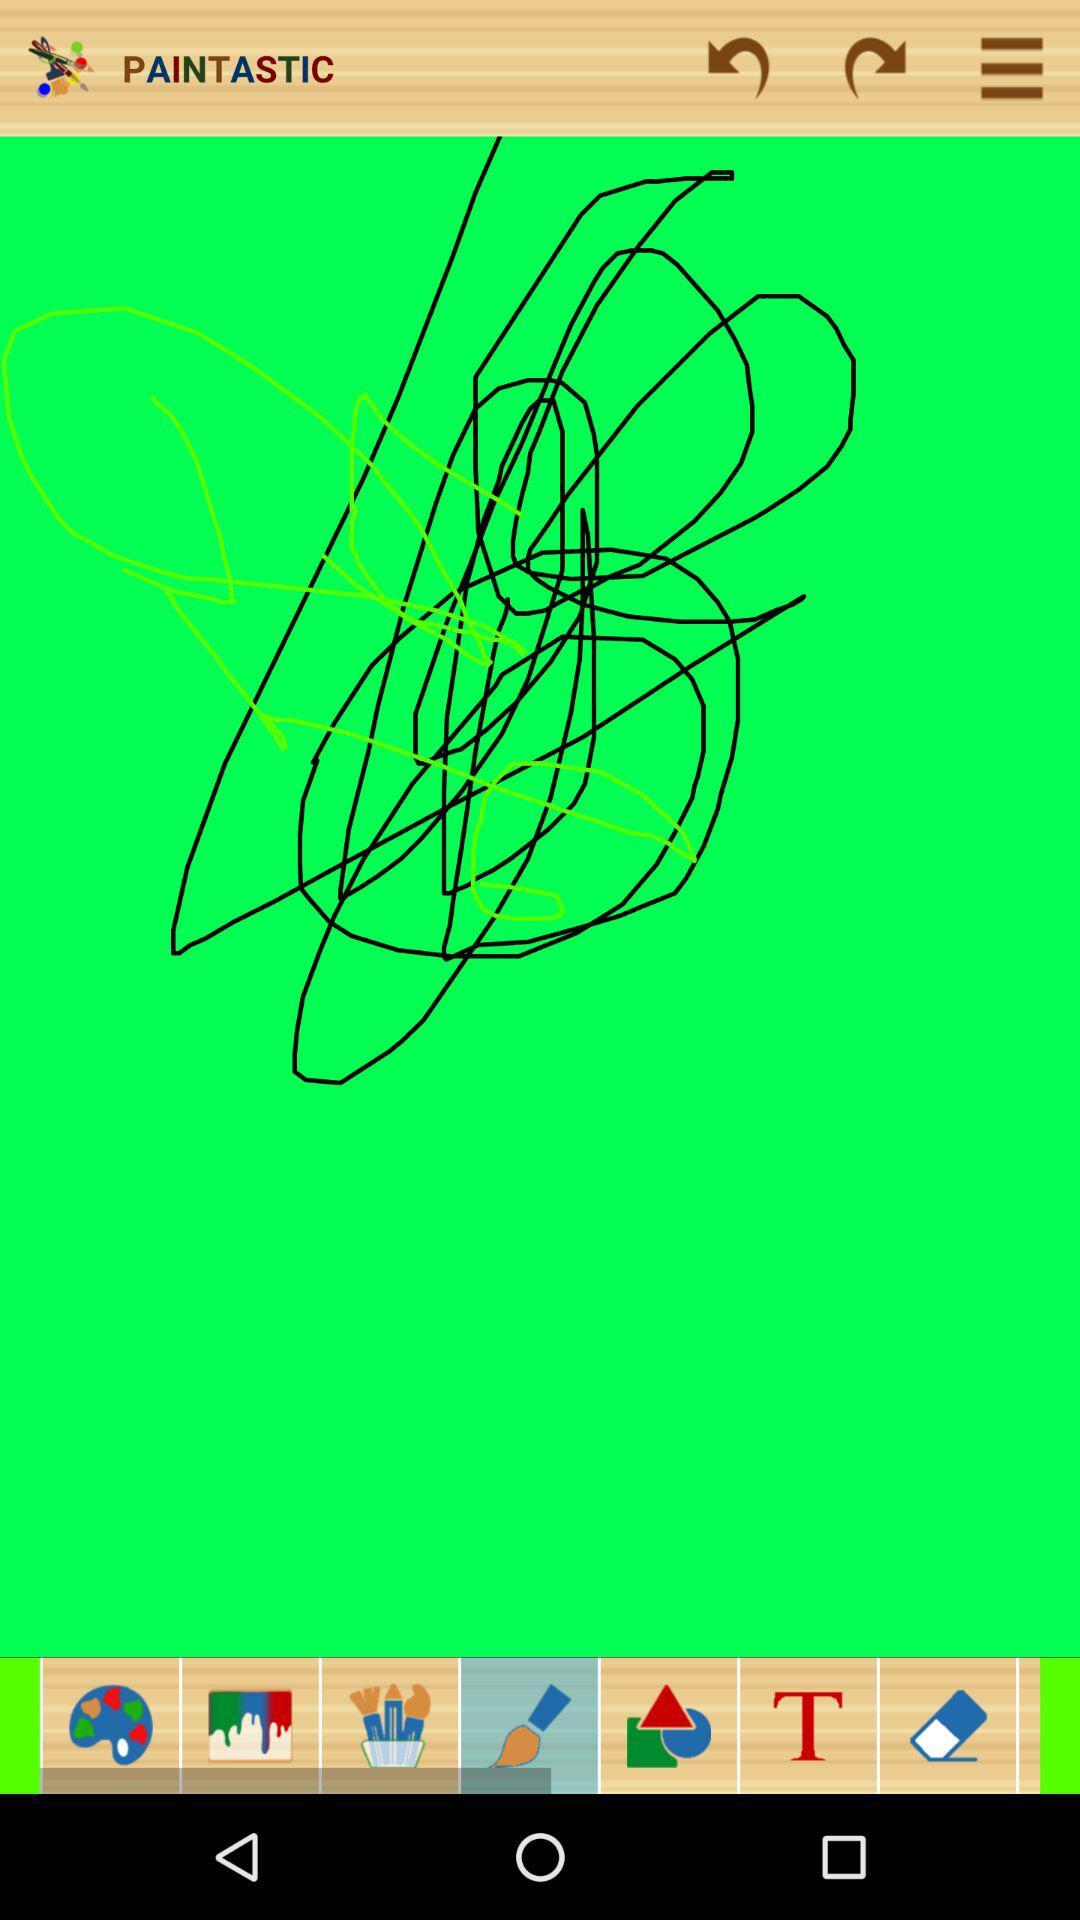 The image size is (1080, 1920). I want to click on the edit icon, so click(528, 1724).